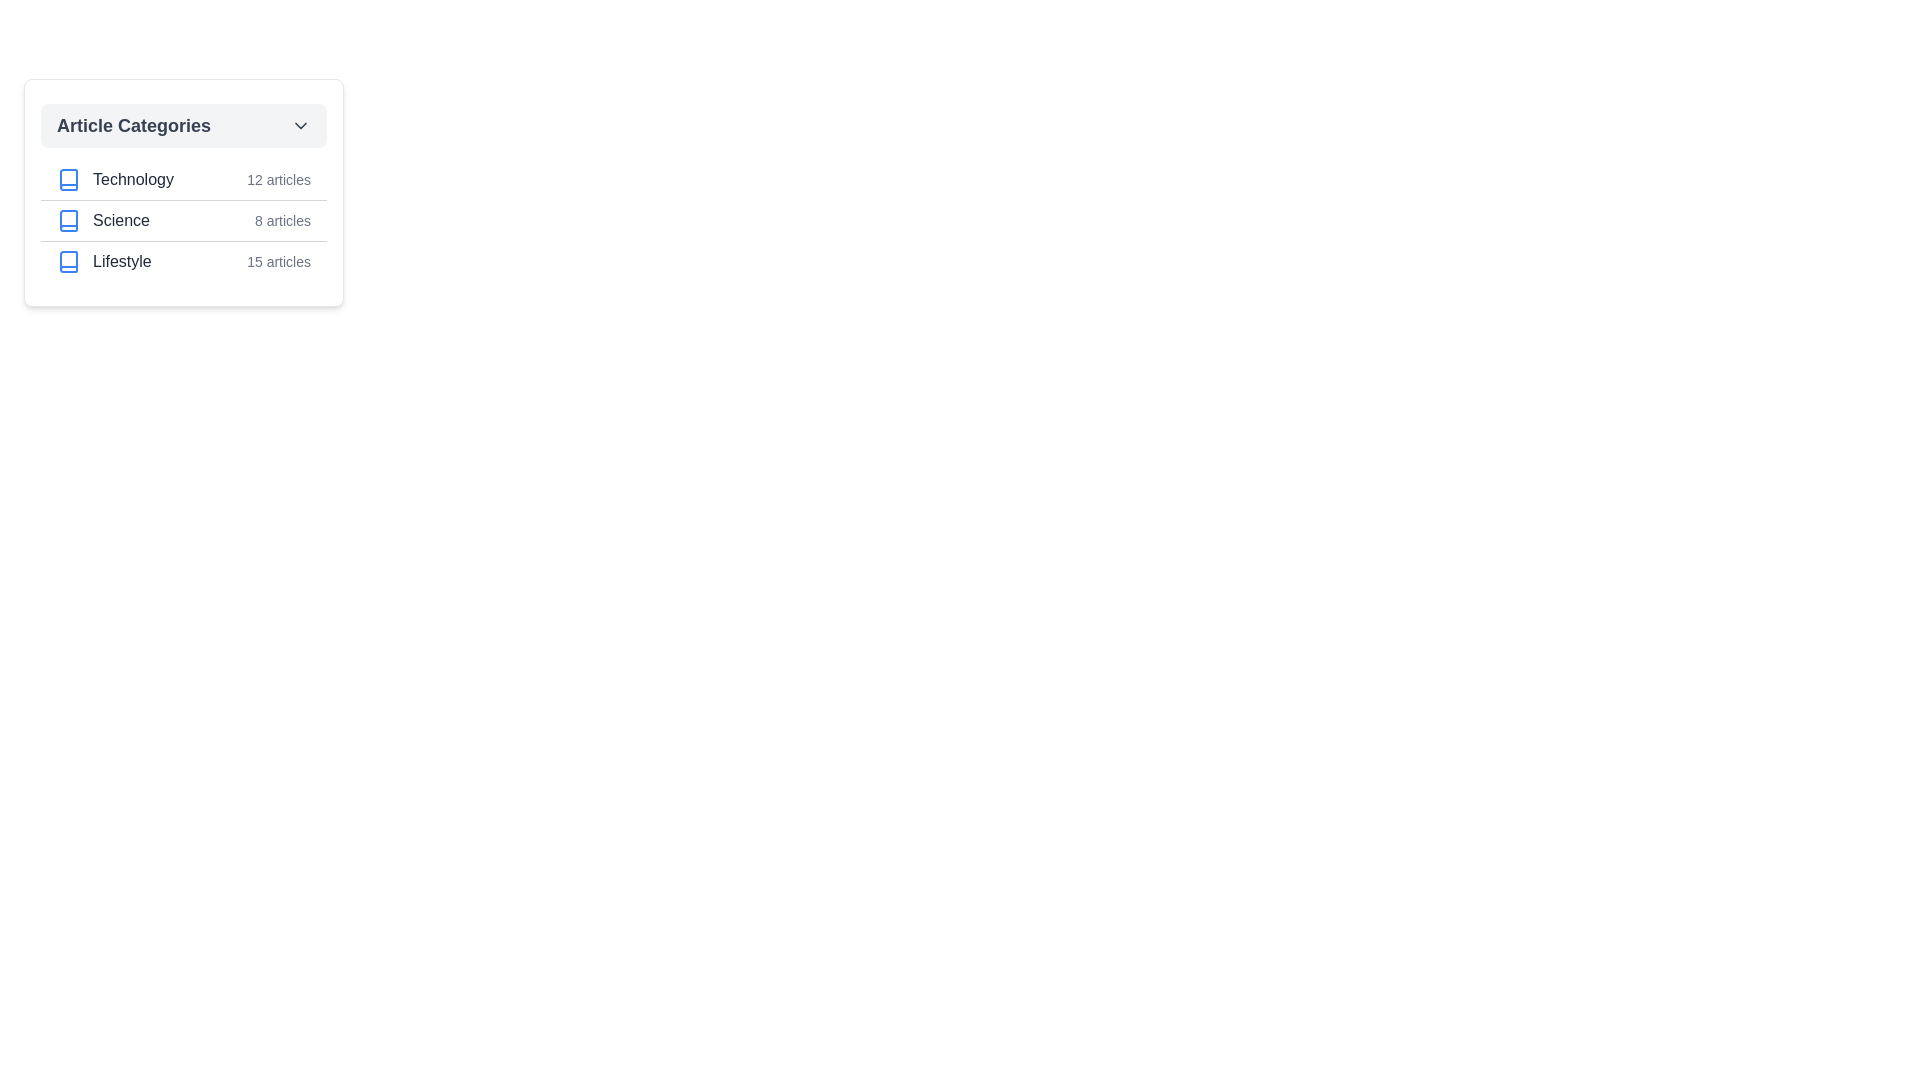  Describe the element at coordinates (278, 180) in the screenshot. I see `the text label displaying '12 articles' which is styled in gray and positioned to the right of 'Technology' in the 'Article Categories' section` at that location.